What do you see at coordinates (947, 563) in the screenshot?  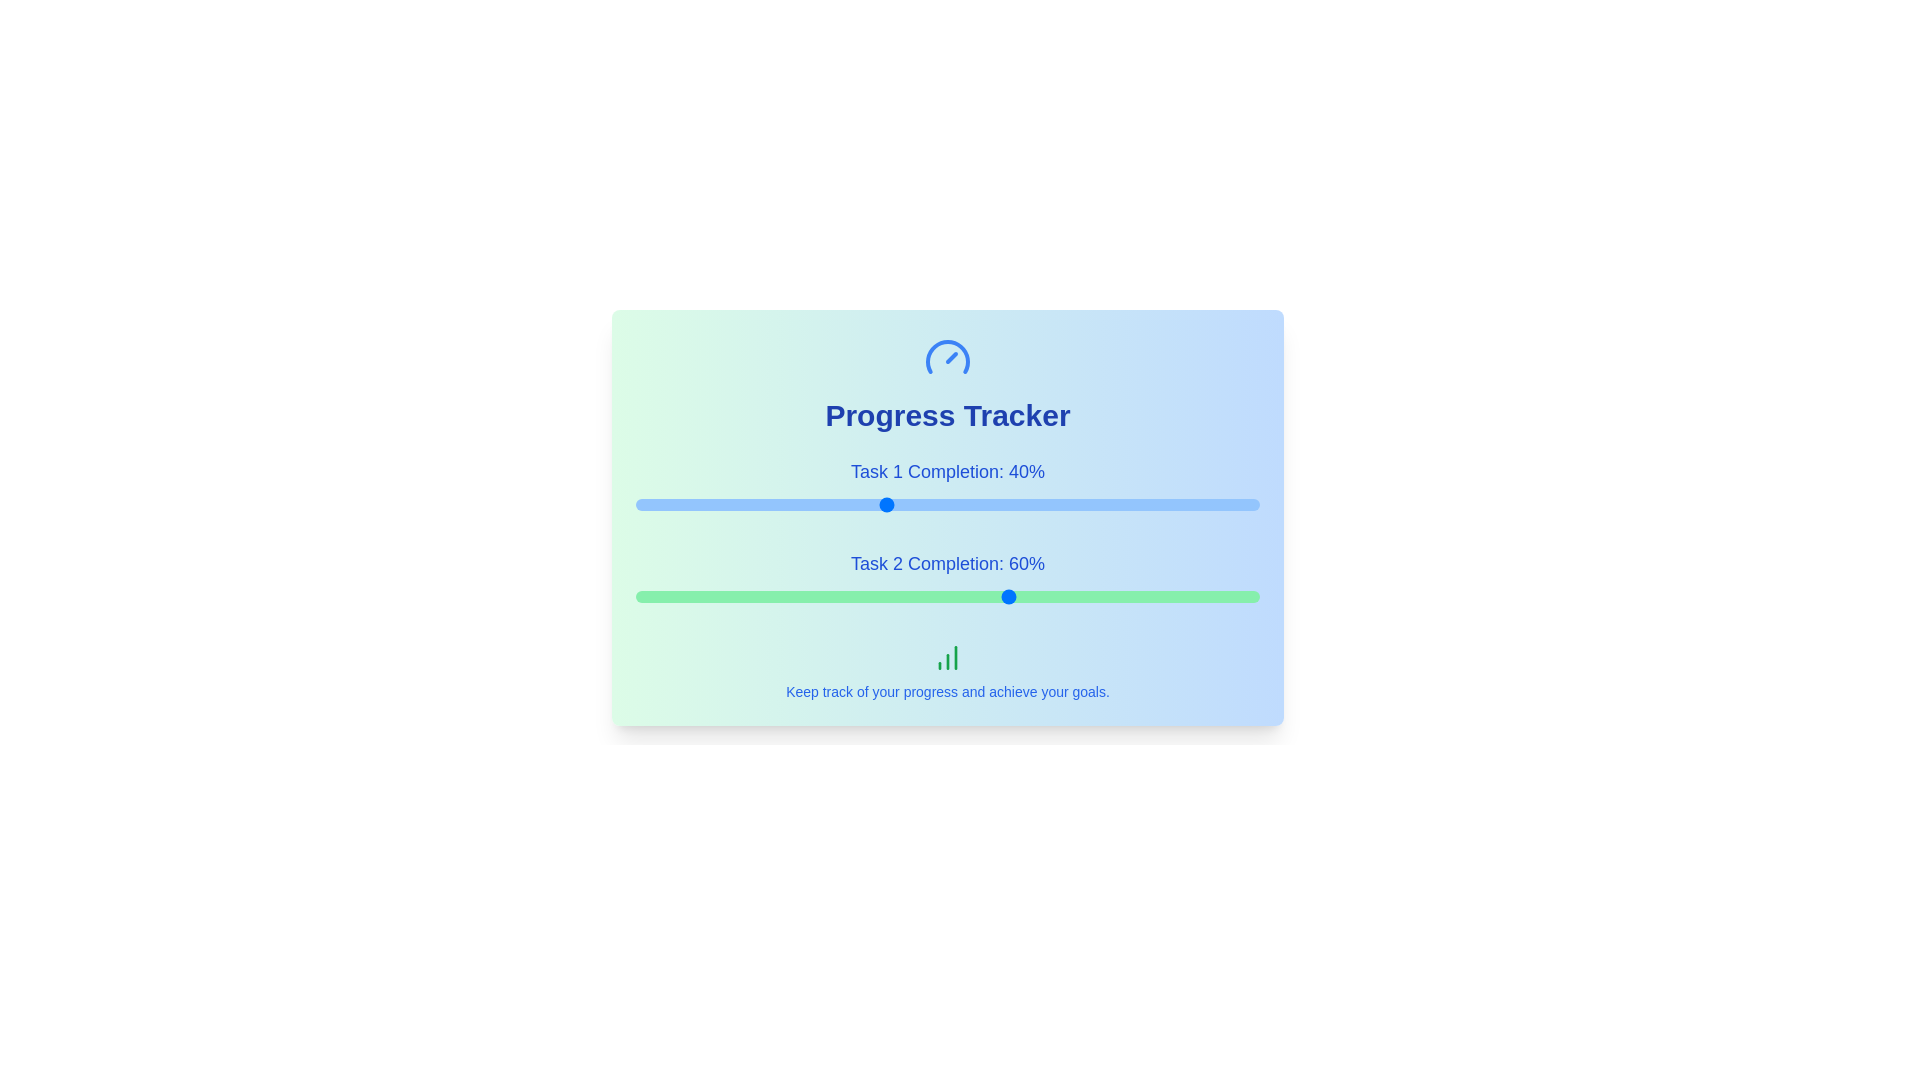 I see `the Text label that provides feedback about the completion percentage of Task 2, located between the progress bars for Task 1 and Task 2` at bounding box center [947, 563].